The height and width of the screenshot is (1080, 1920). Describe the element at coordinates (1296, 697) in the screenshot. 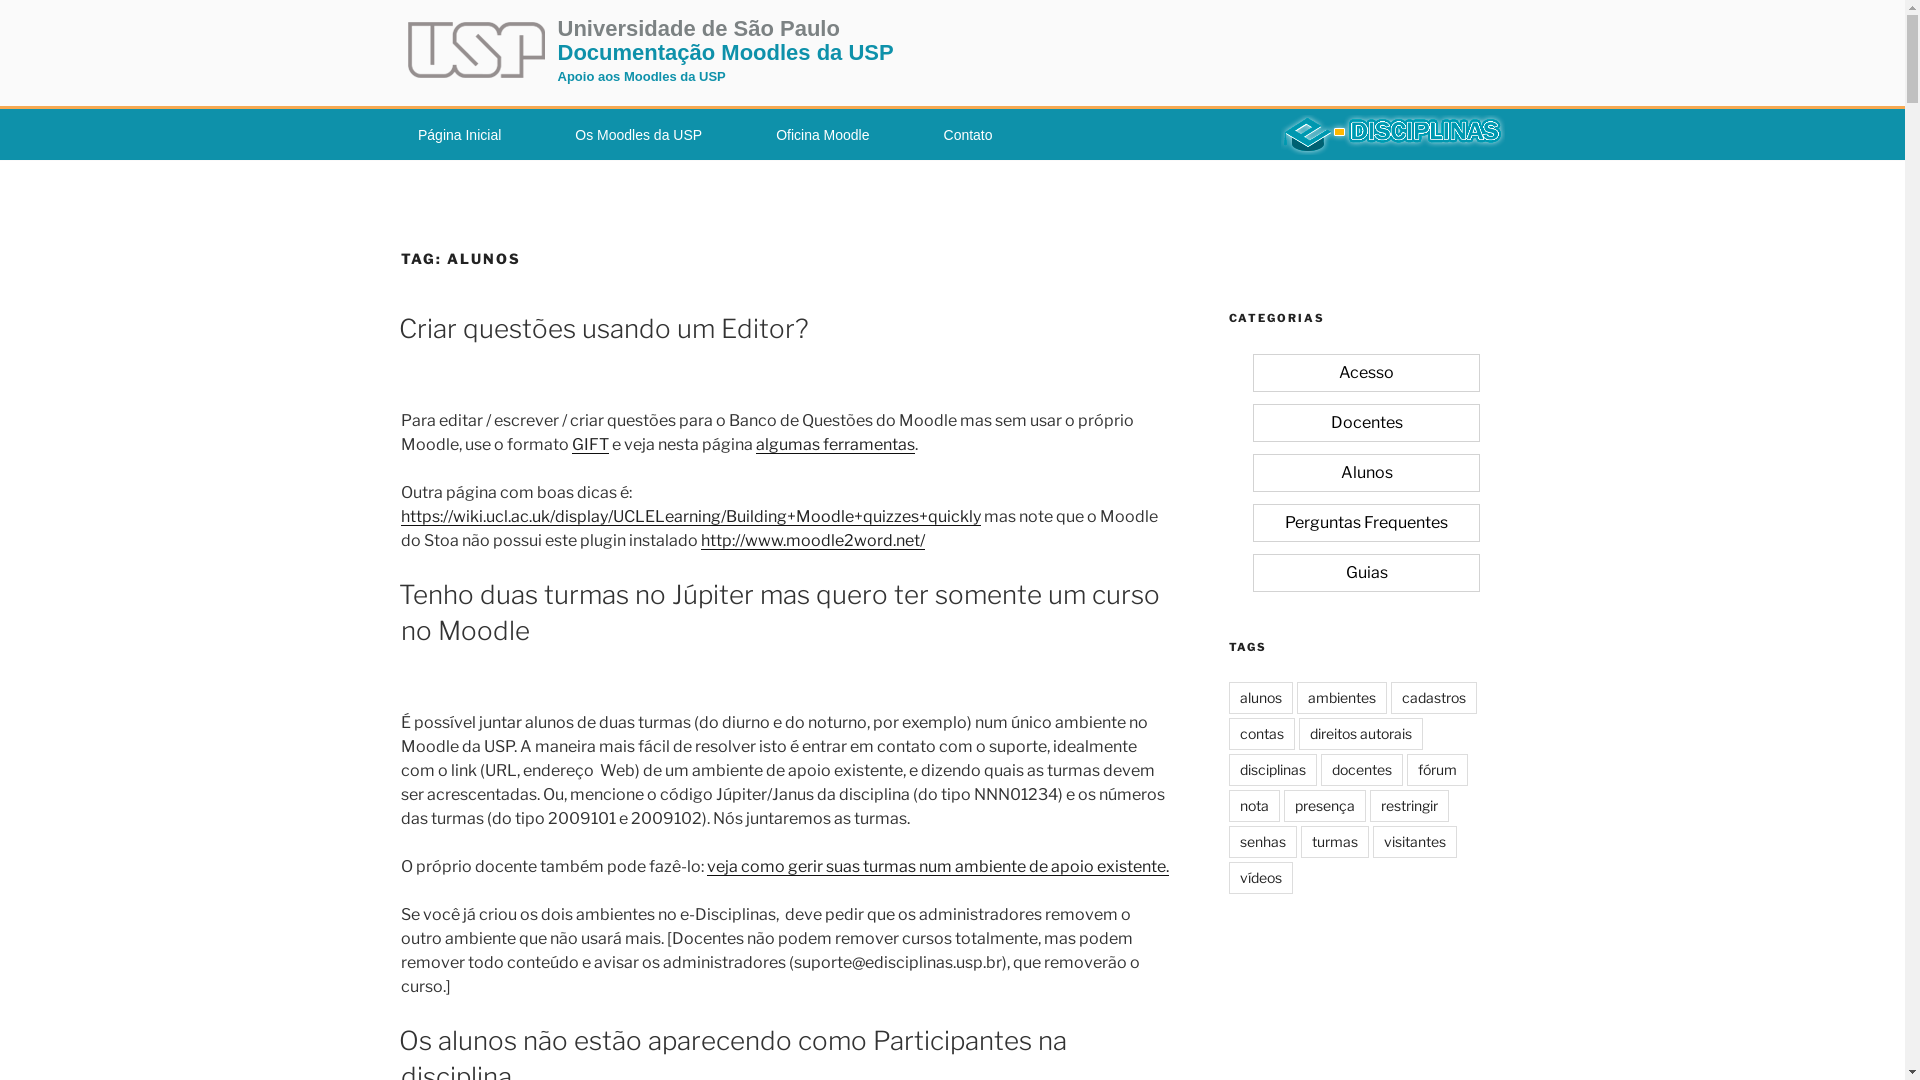

I see `'ambientes'` at that location.